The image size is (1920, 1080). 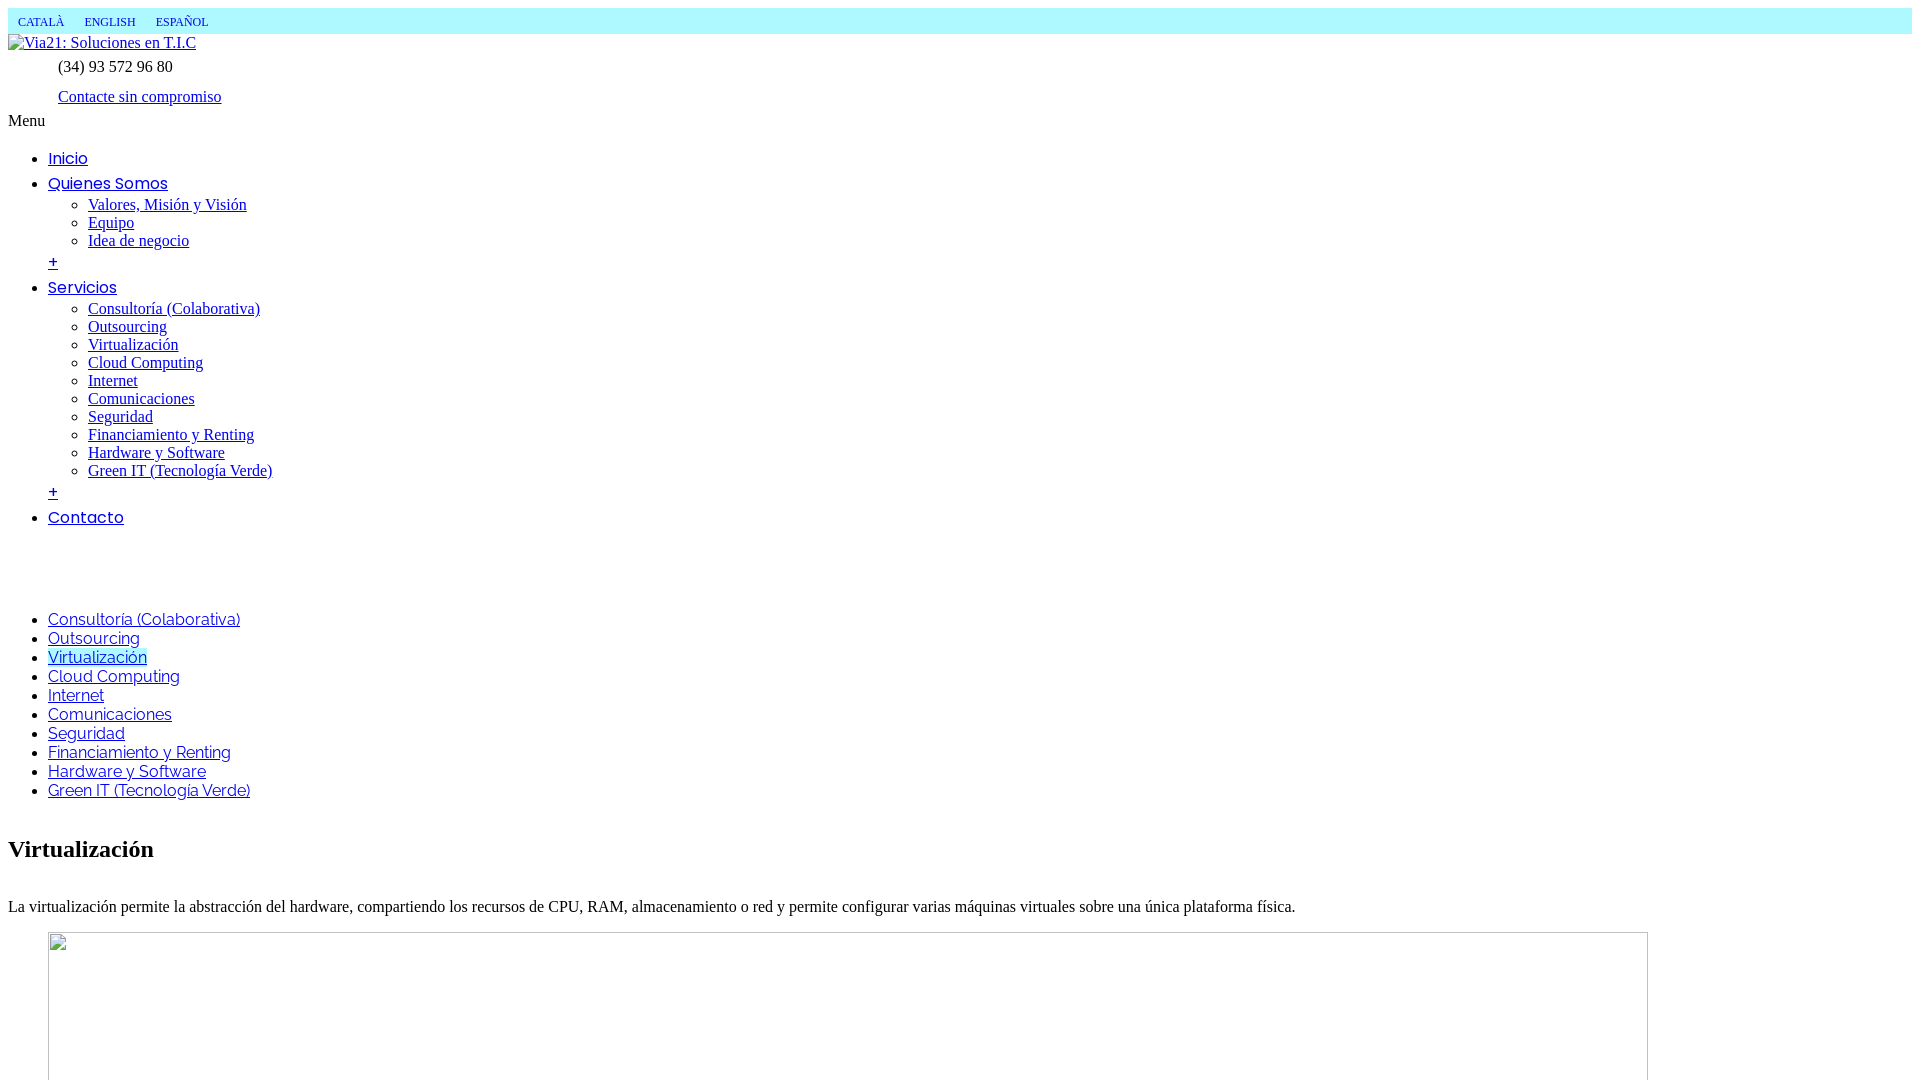 What do you see at coordinates (76, 694) in the screenshot?
I see `'Internet'` at bounding box center [76, 694].